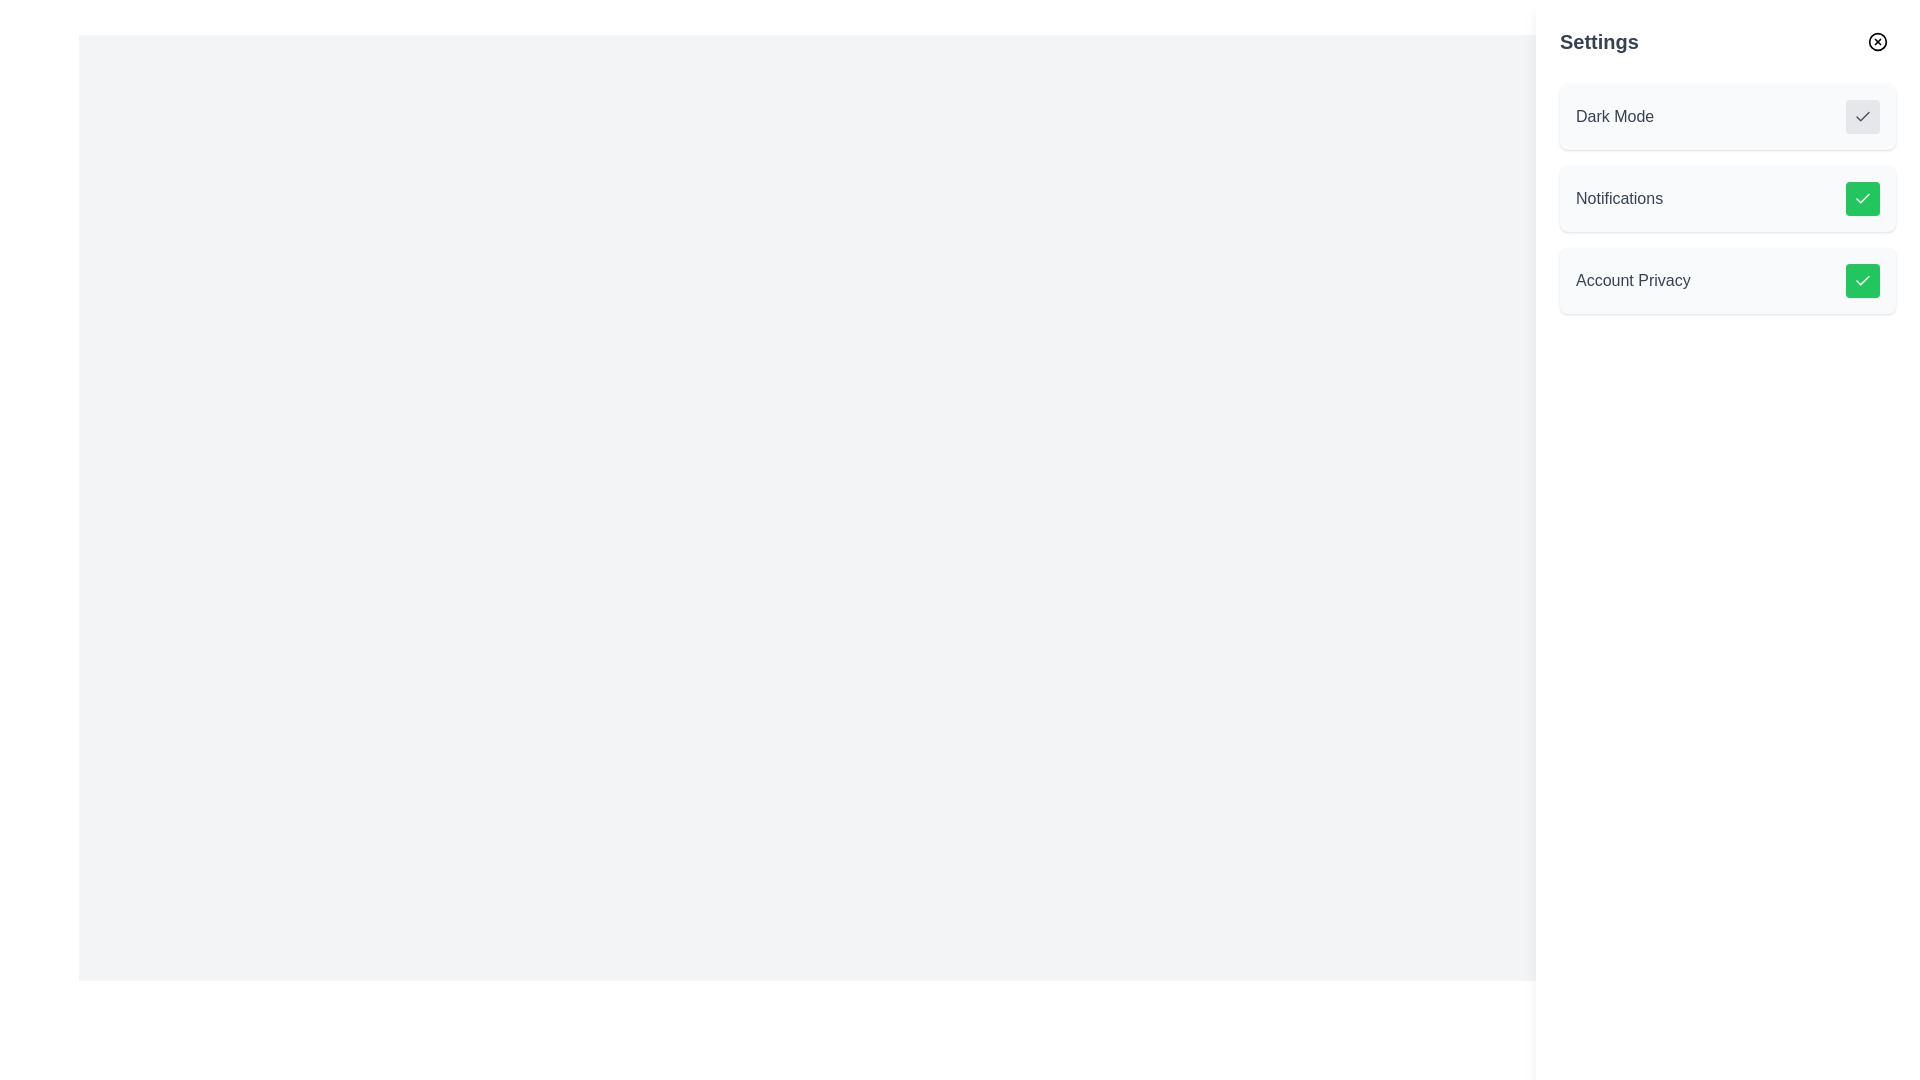 This screenshot has height=1080, width=1920. Describe the element at coordinates (1727, 199) in the screenshot. I see `the 'Notifications' settings option located in the settings panel` at that location.